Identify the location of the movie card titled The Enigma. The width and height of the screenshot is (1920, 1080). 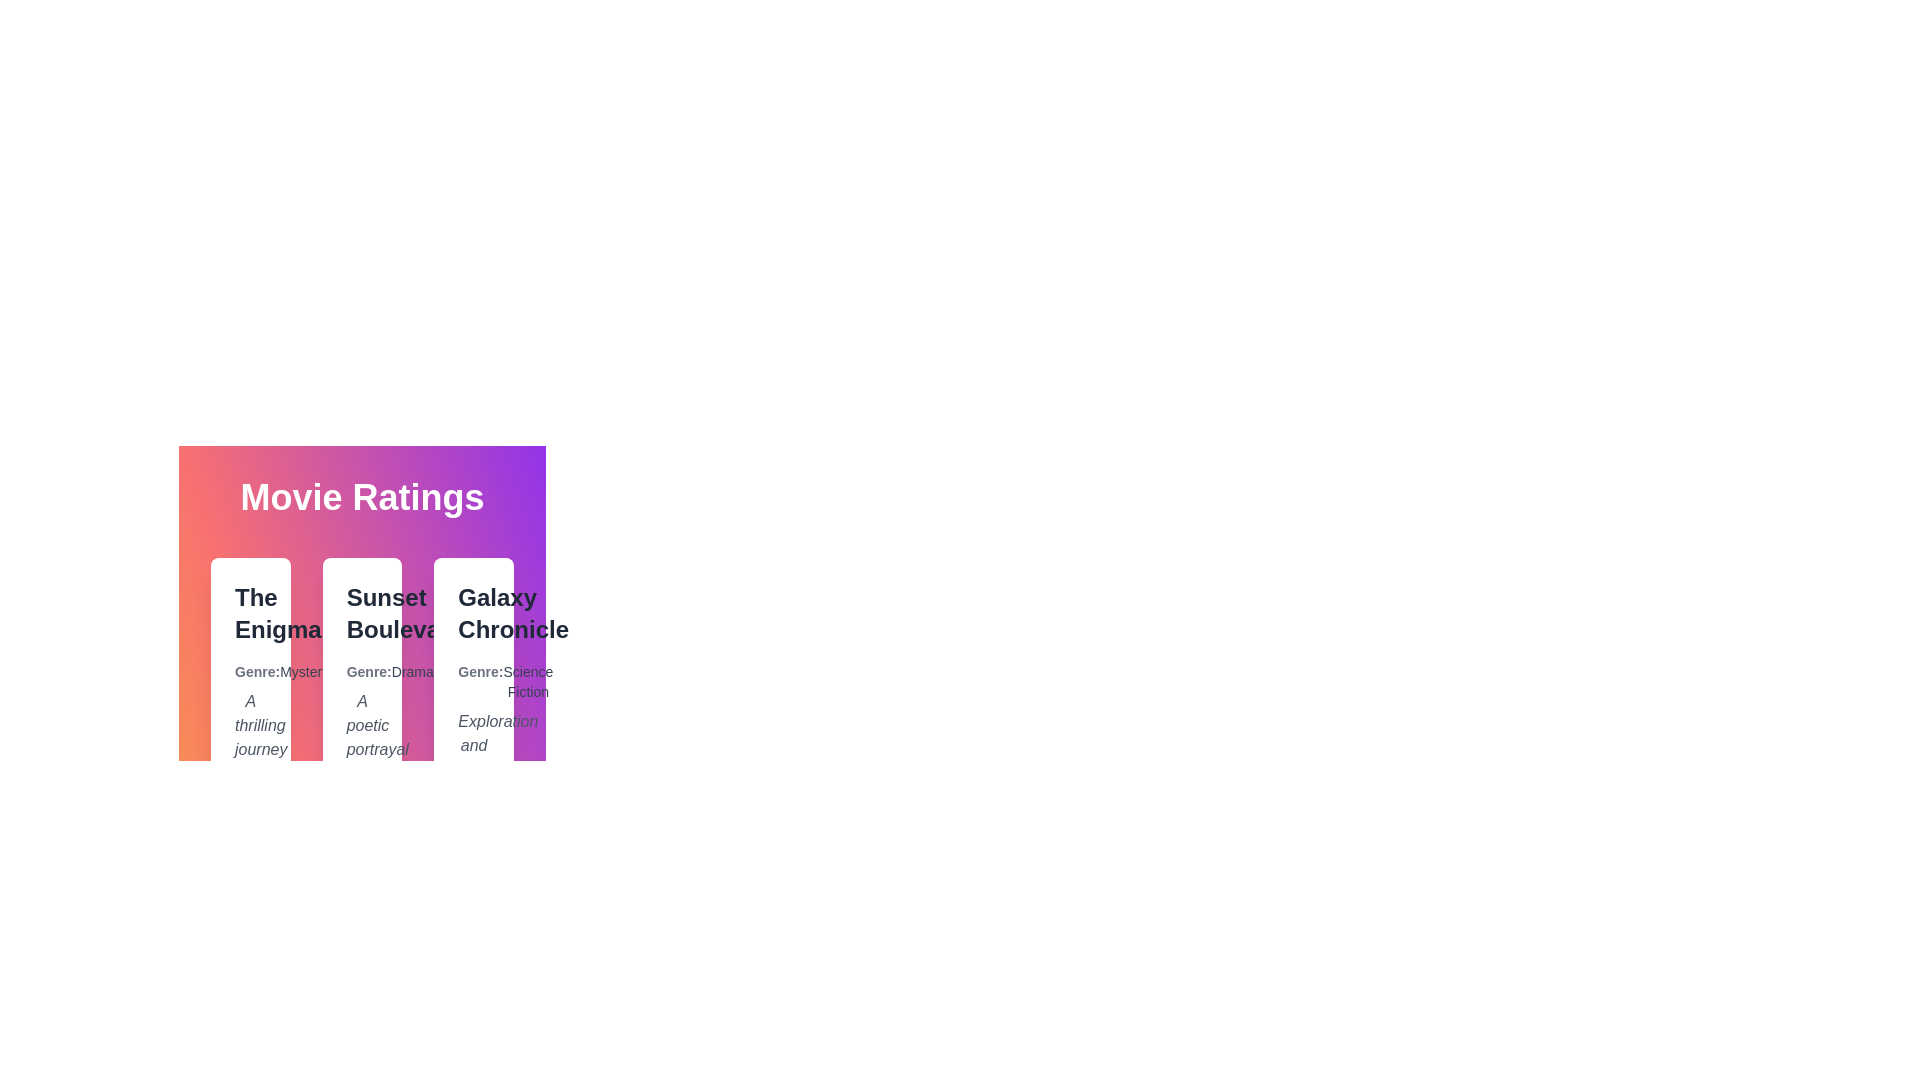
(248, 748).